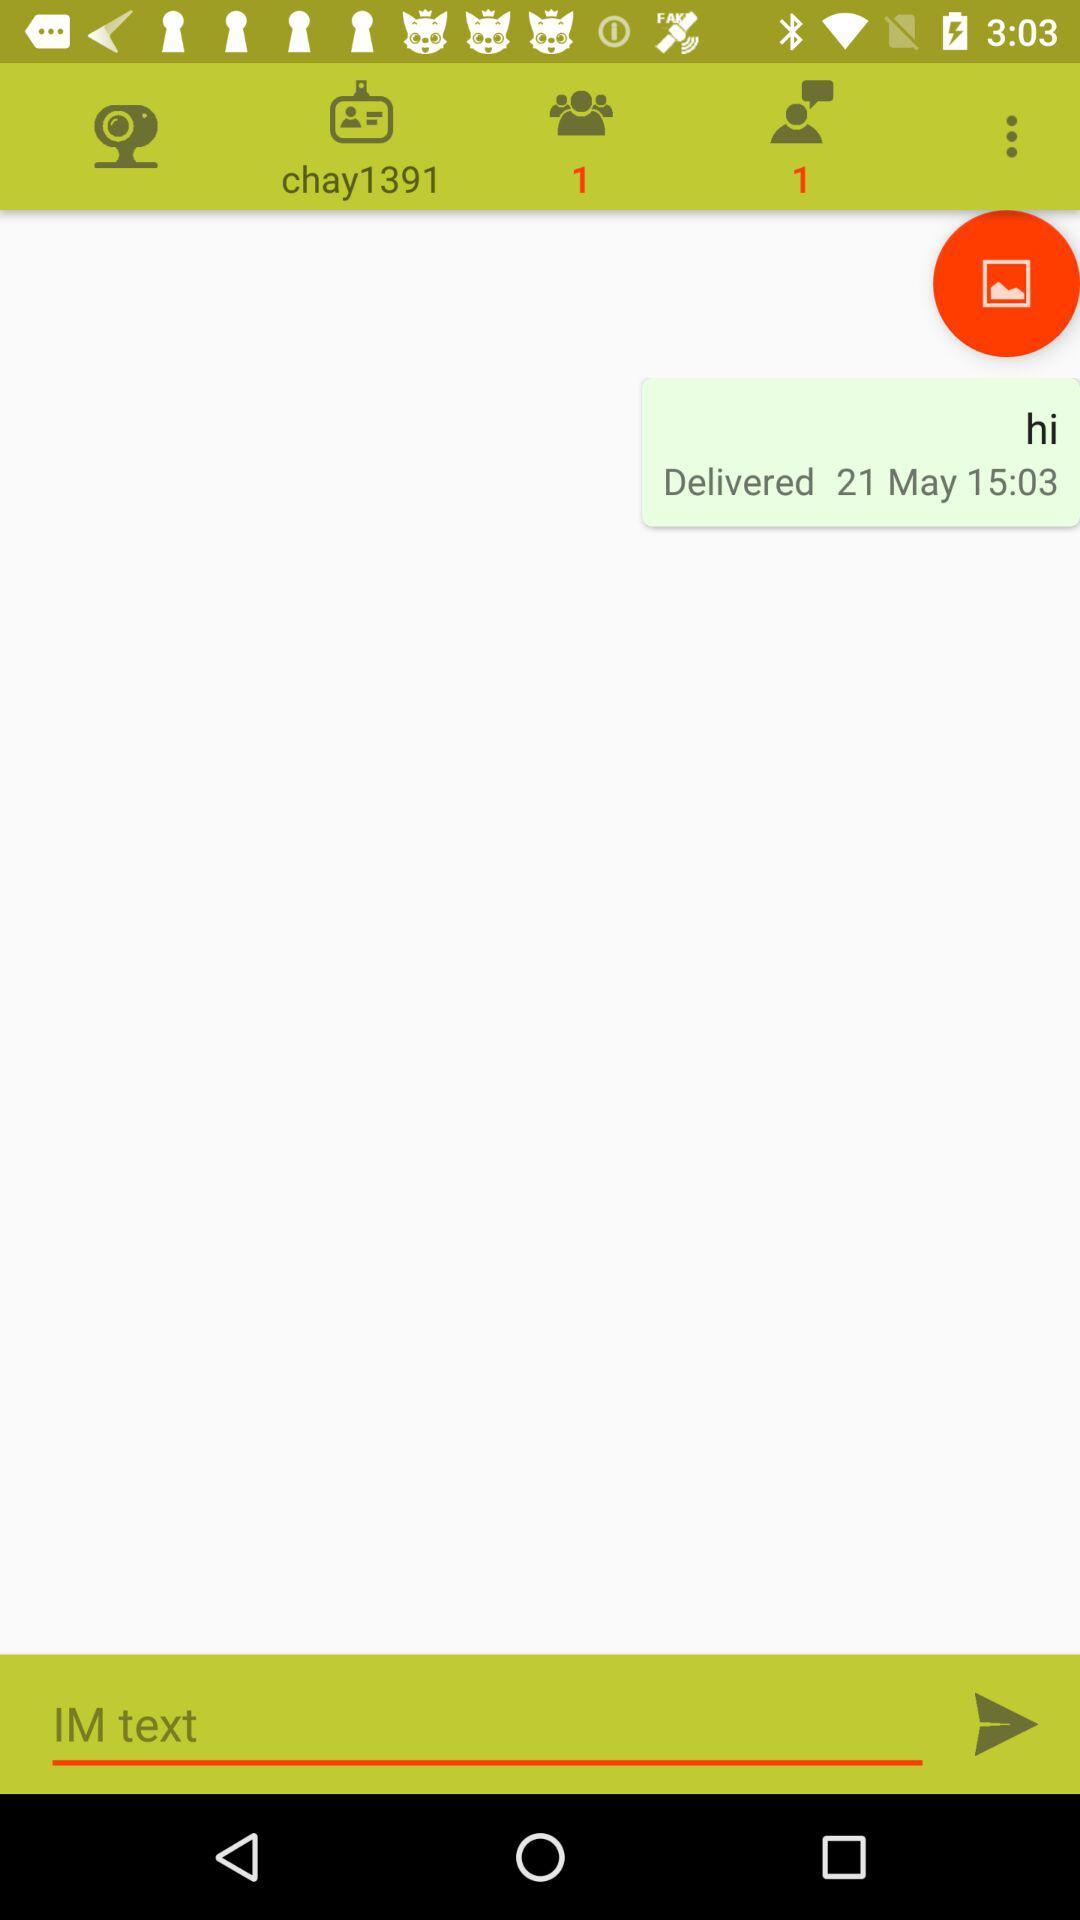 The image size is (1080, 1920). Describe the element at coordinates (1006, 1723) in the screenshot. I see `im text` at that location.